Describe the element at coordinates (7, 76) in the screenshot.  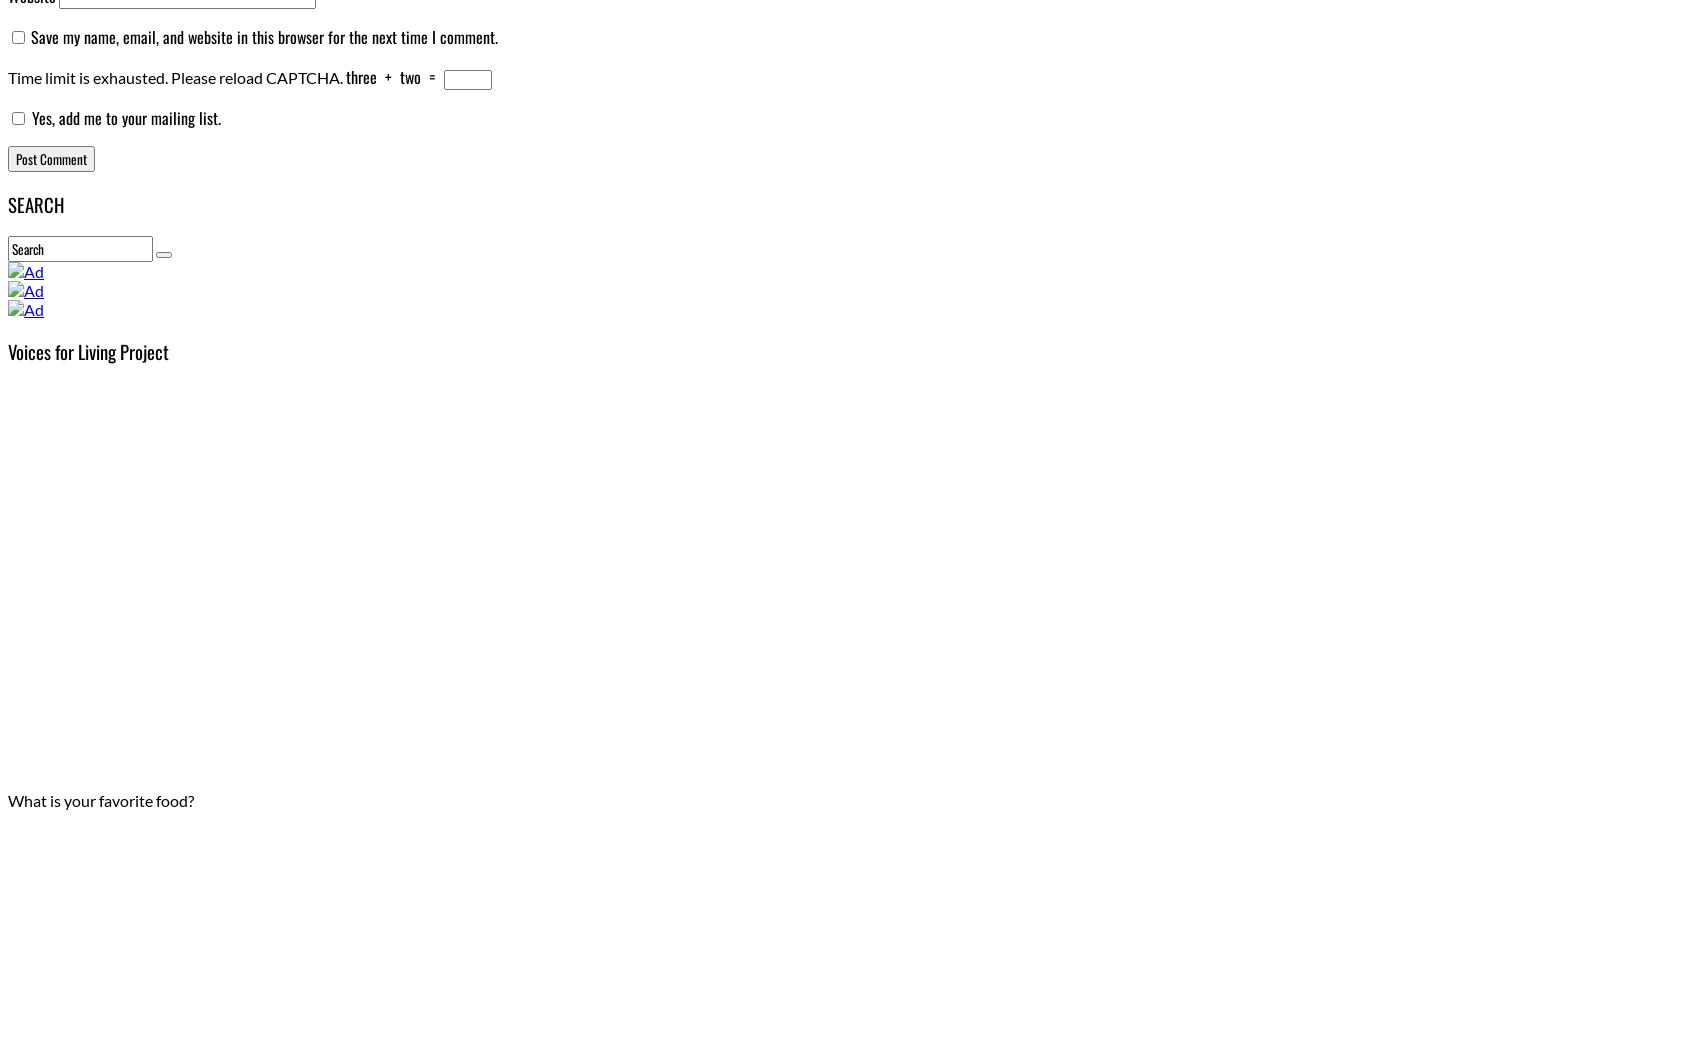
I see `'Time limit is exhausted. Please reload CAPTCHA.'` at that location.